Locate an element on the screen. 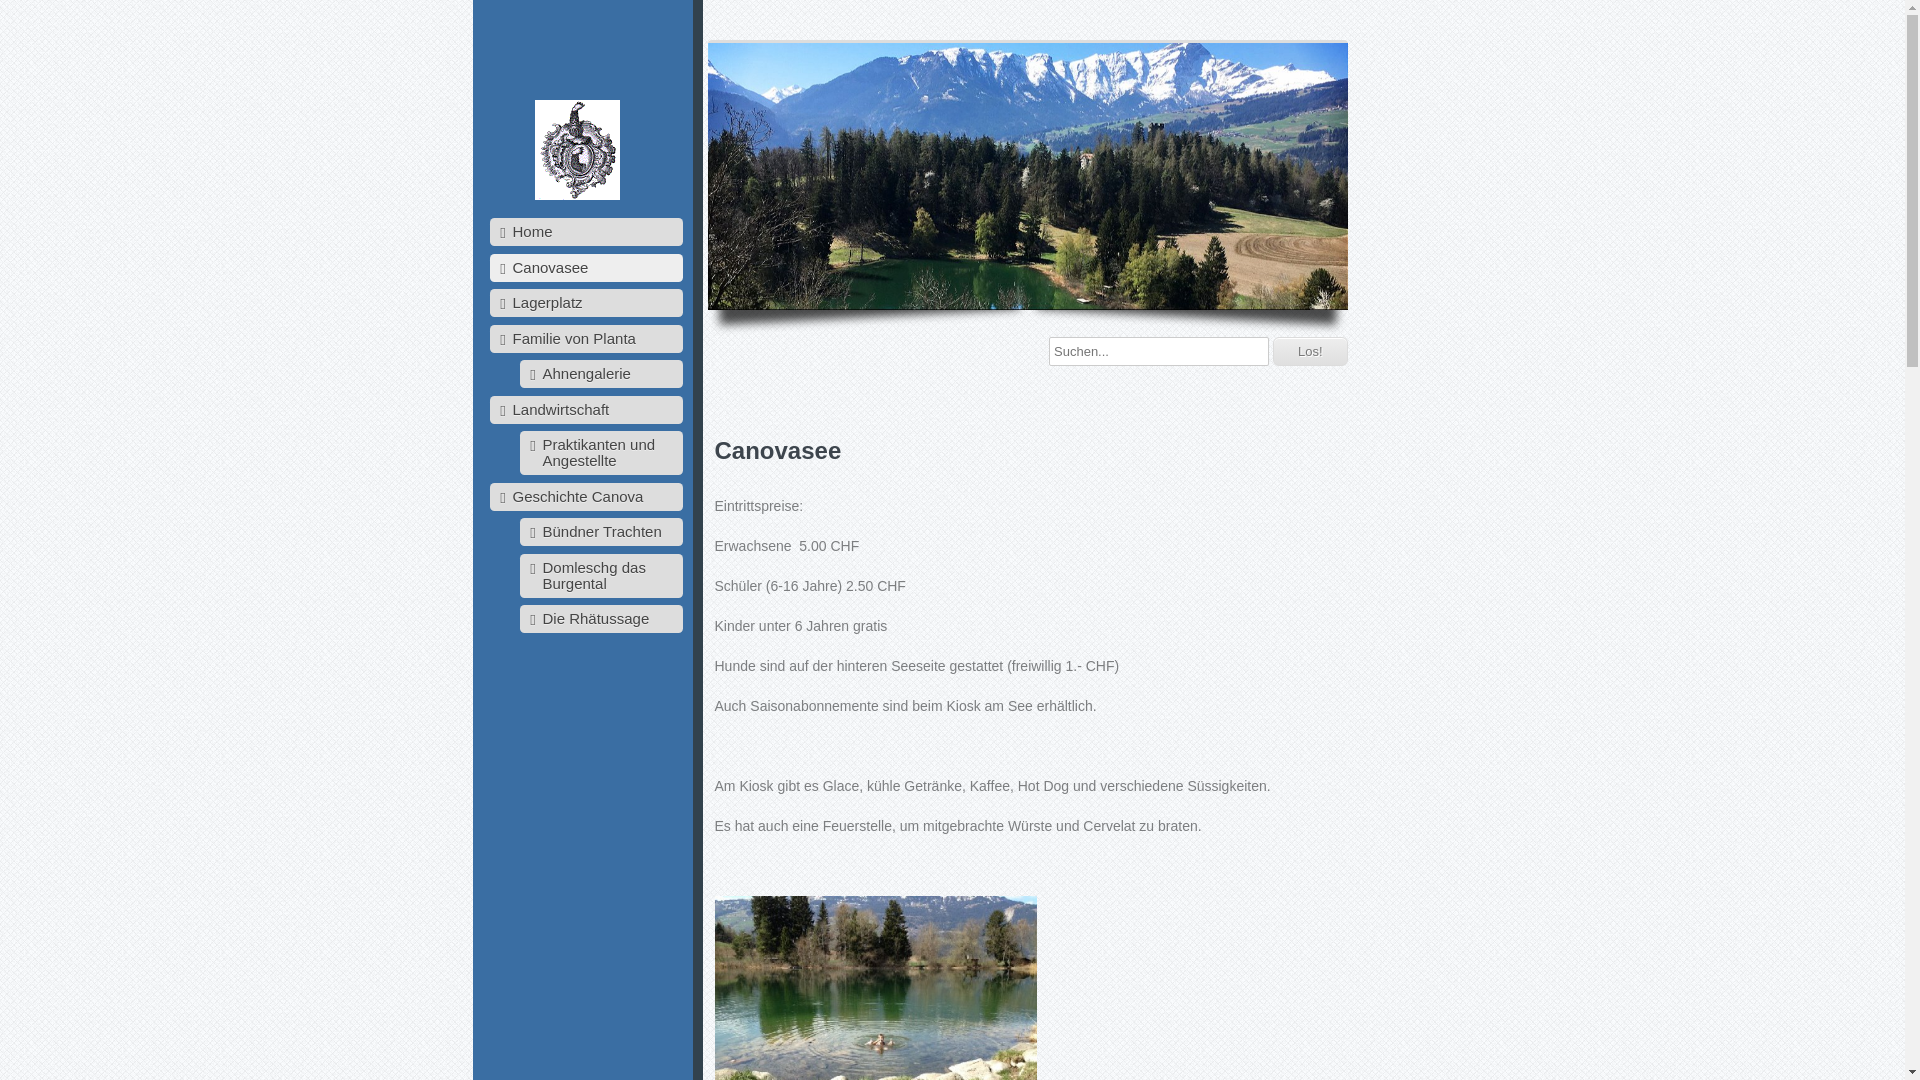 This screenshot has height=1080, width=1920. 'Landwirtschaft' is located at coordinates (585, 408).